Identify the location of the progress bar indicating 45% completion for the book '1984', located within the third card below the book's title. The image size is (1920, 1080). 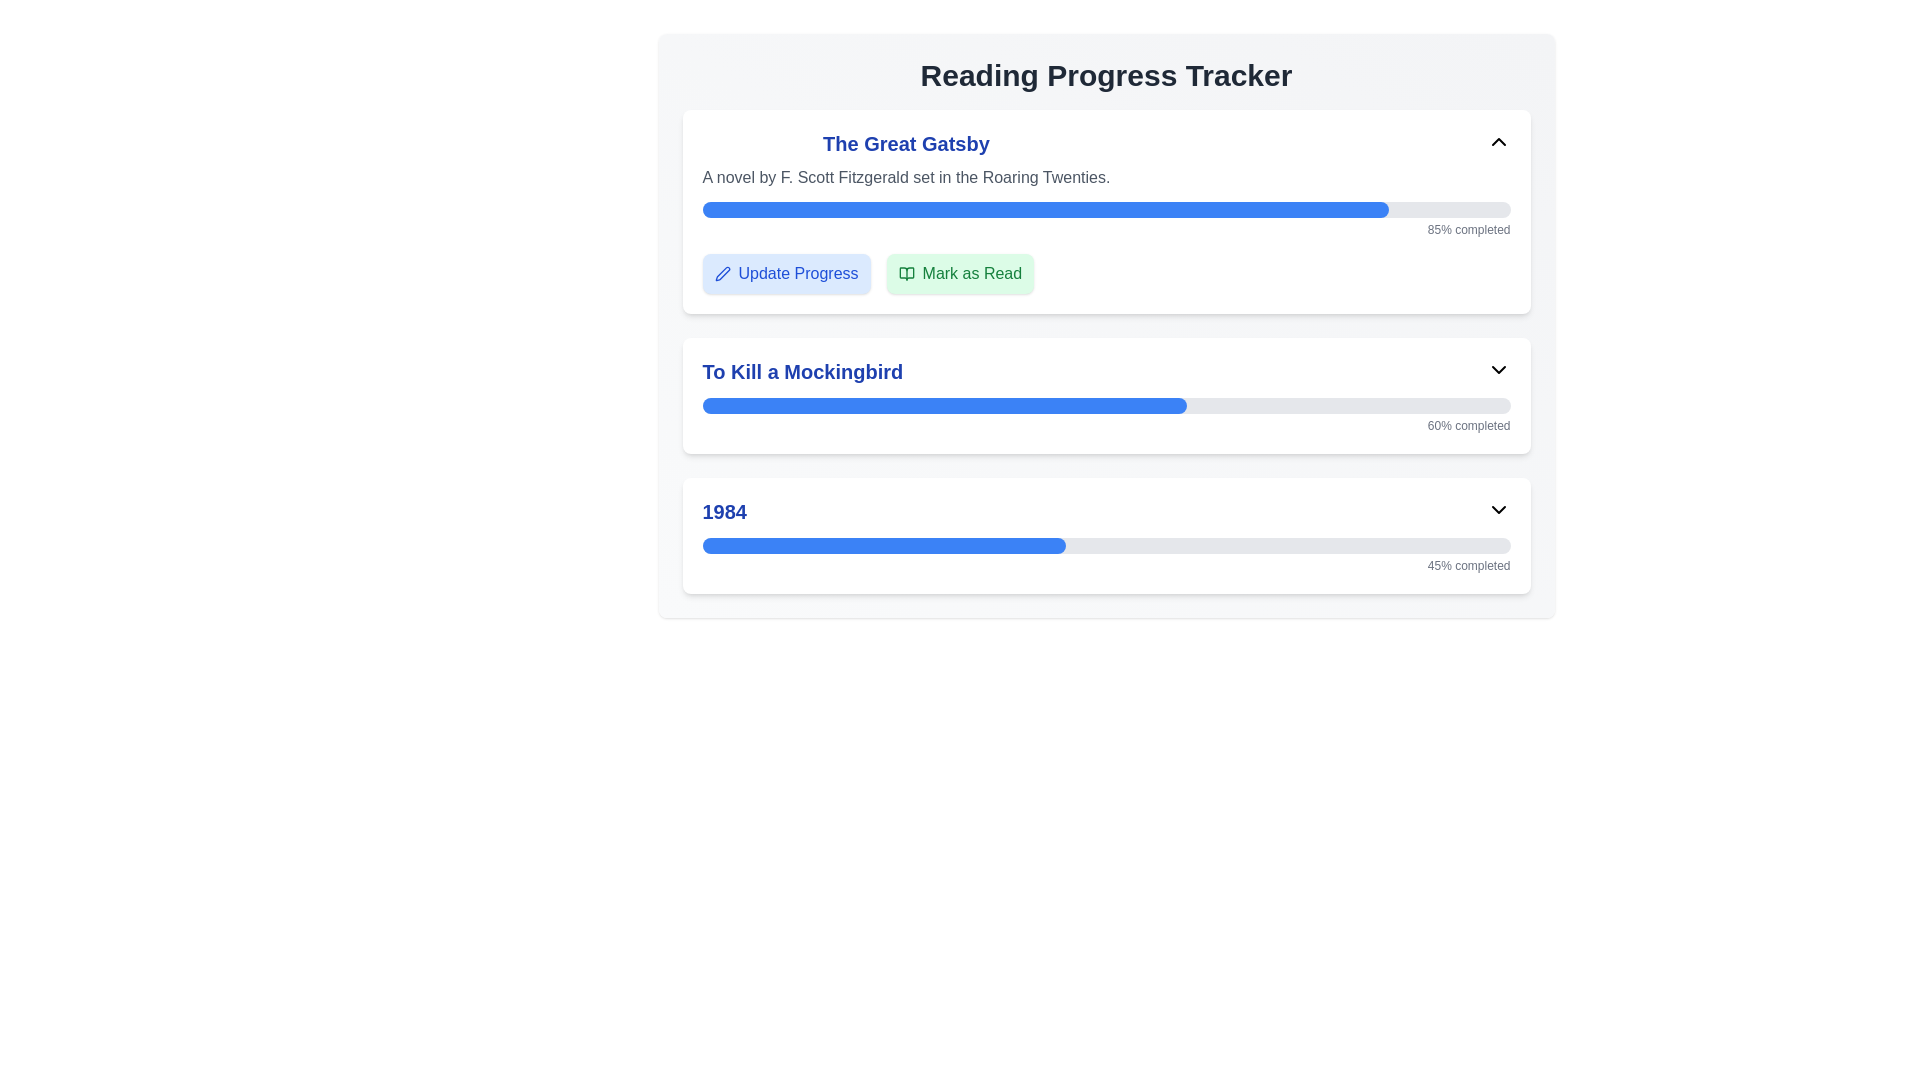
(1105, 546).